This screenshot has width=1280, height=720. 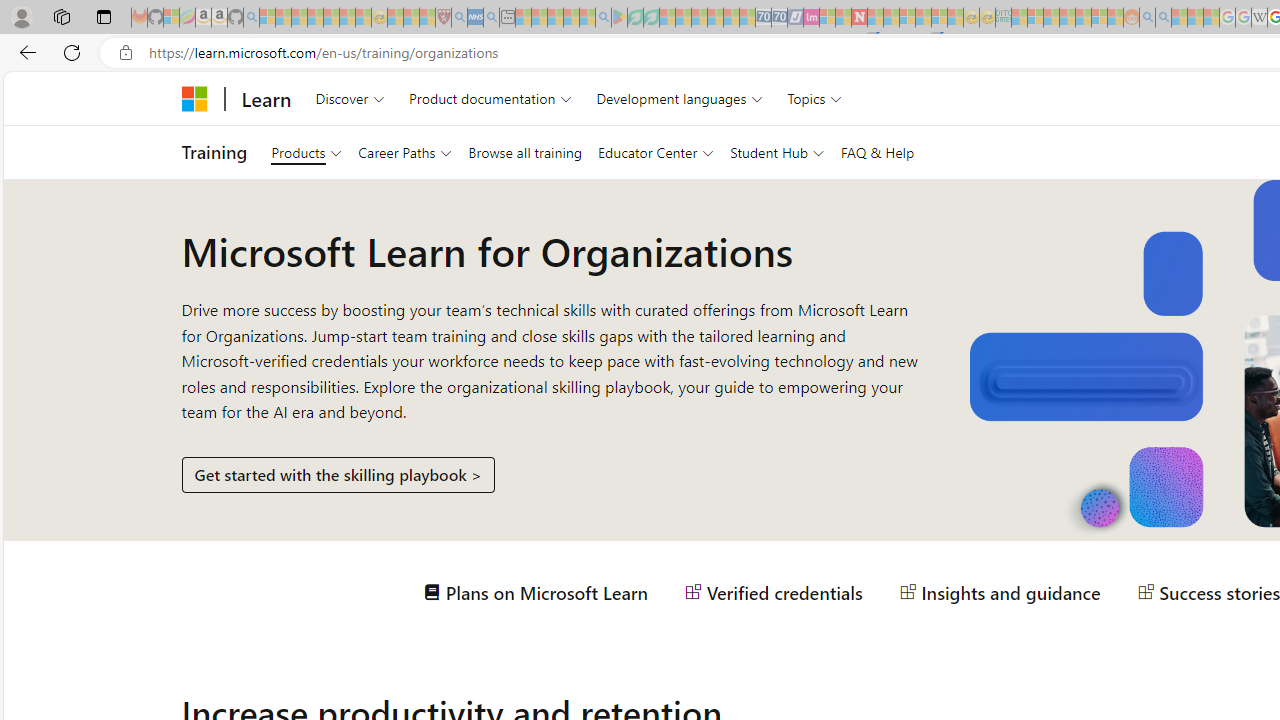 What do you see at coordinates (815, 98) in the screenshot?
I see `'Topics'` at bounding box center [815, 98].